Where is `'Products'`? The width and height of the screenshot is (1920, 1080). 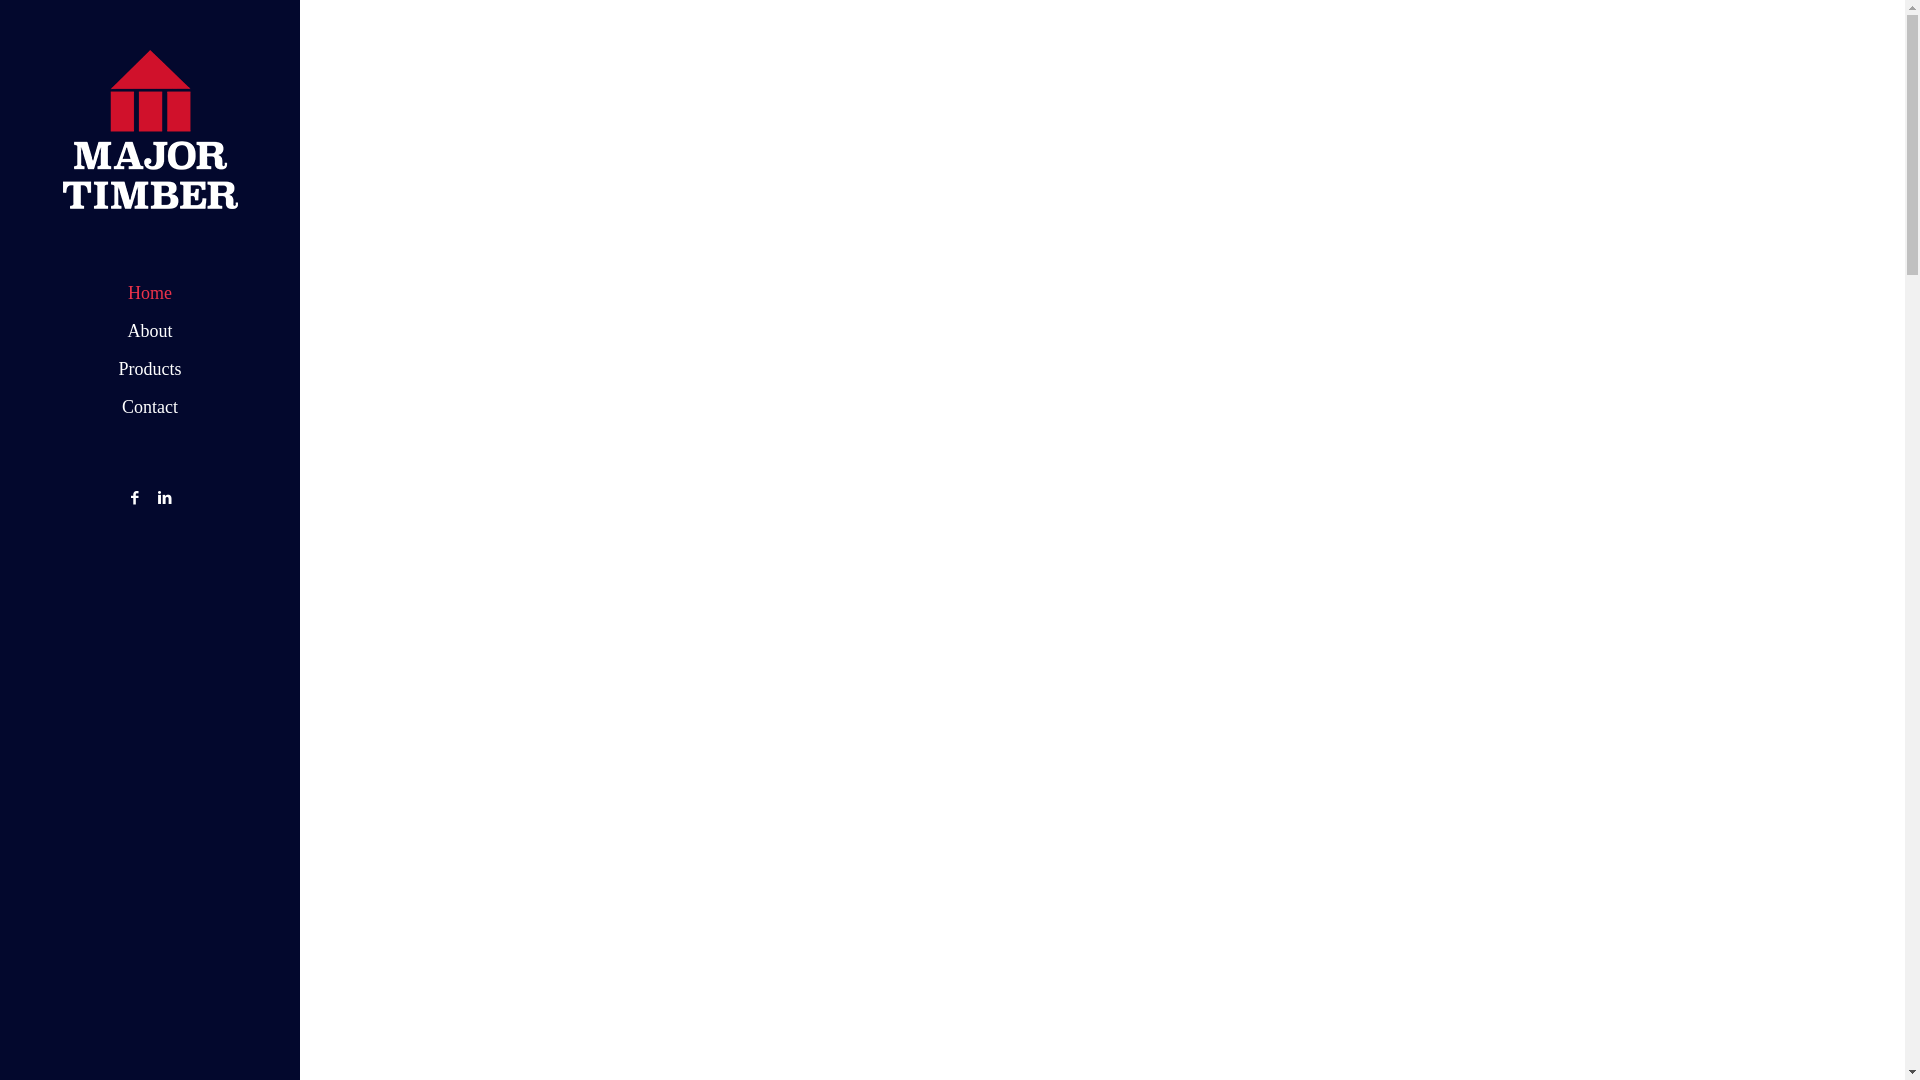 'Products' is located at coordinates (148, 369).